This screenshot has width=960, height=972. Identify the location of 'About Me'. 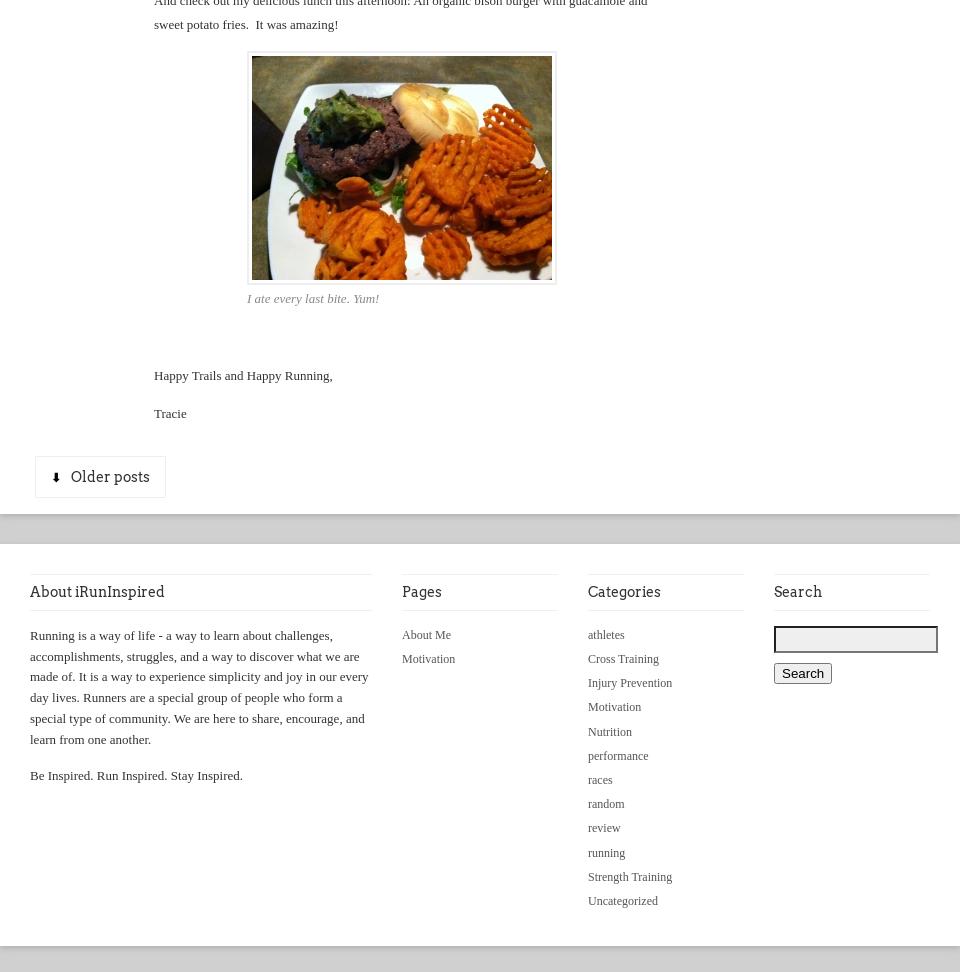
(426, 634).